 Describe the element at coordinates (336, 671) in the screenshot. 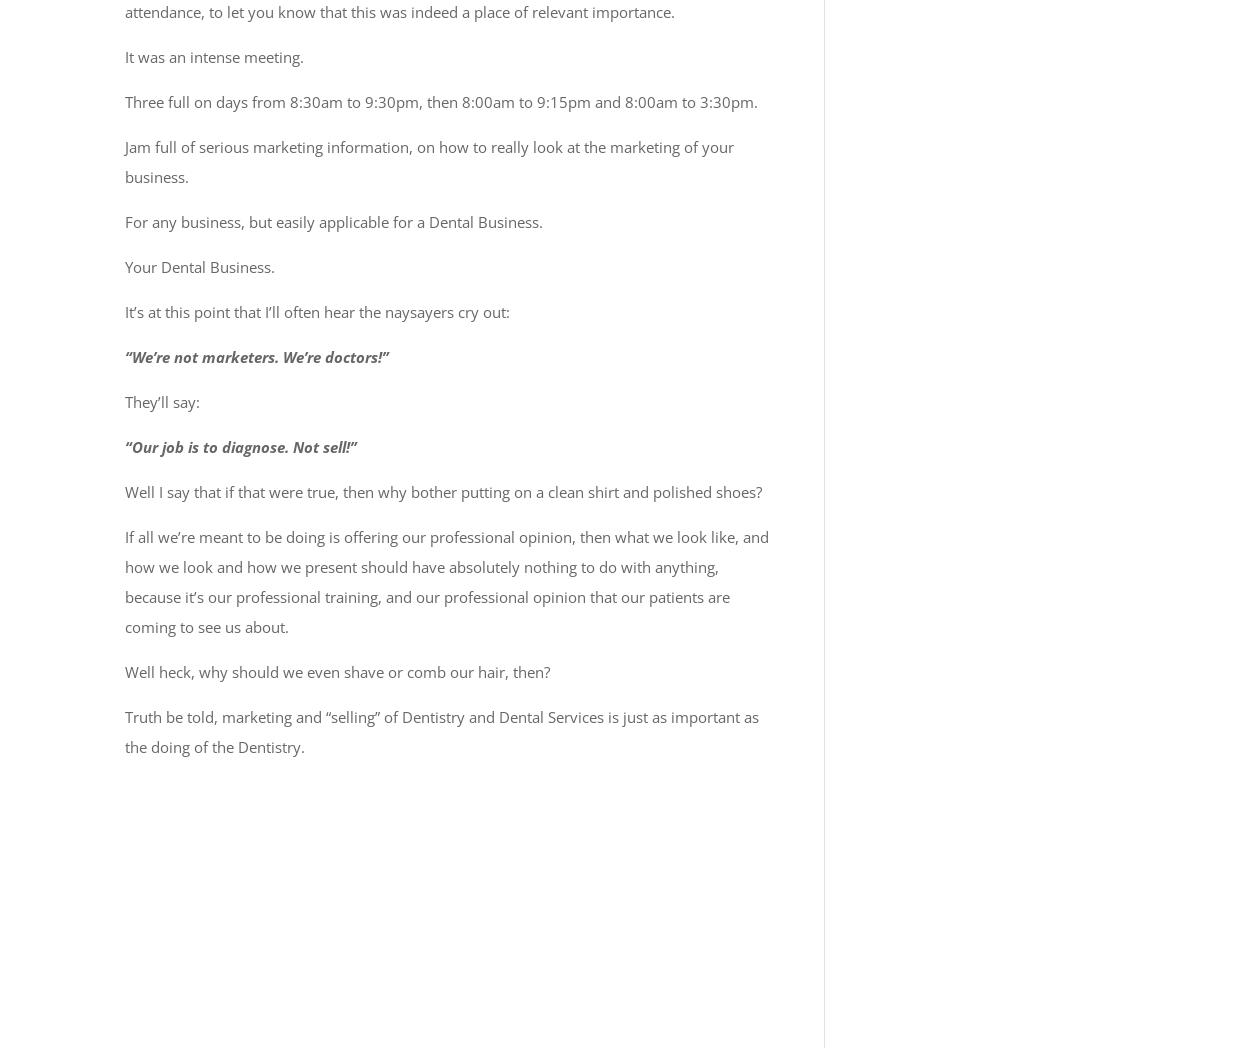

I see `'Well heck, why should we even shave or comb our hair, then?'` at that location.